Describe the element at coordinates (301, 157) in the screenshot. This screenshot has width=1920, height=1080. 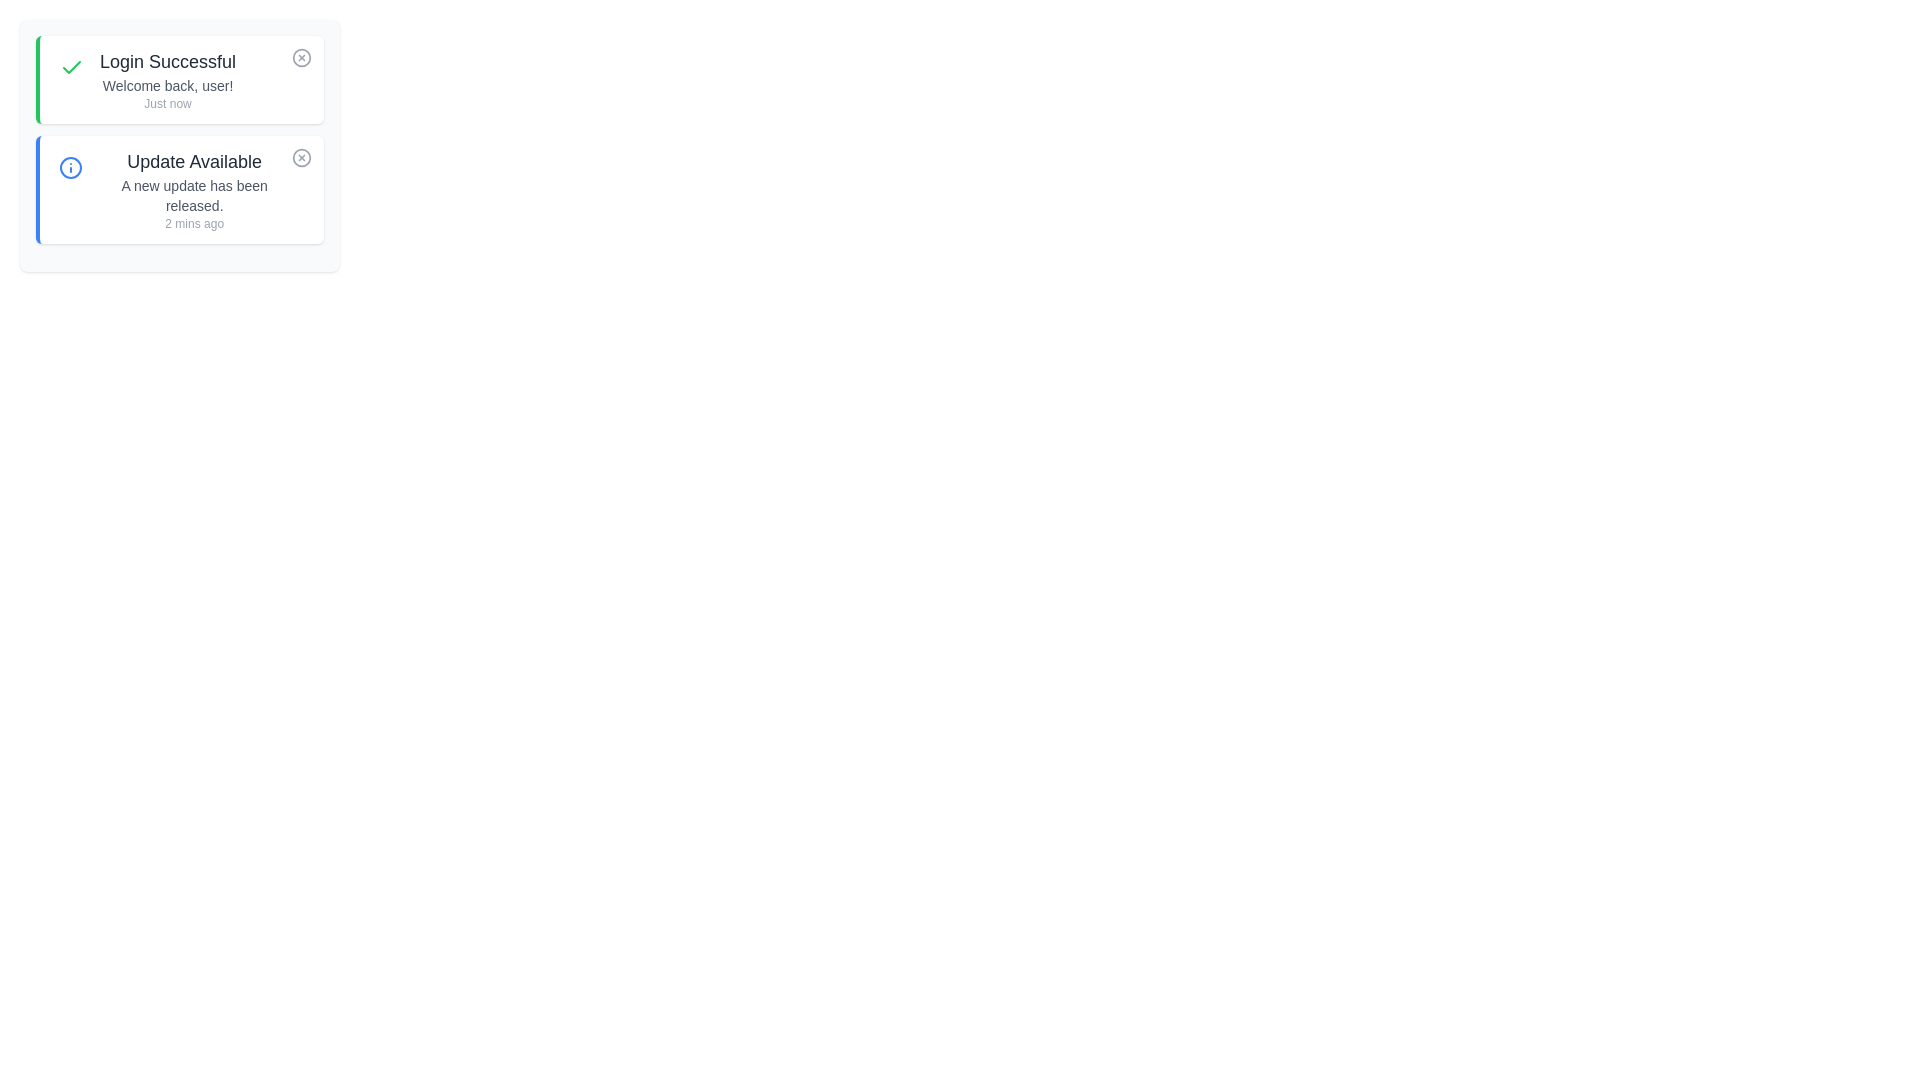
I see `the close button located at the top-right corner of the 'Update Available' notification card` at that location.